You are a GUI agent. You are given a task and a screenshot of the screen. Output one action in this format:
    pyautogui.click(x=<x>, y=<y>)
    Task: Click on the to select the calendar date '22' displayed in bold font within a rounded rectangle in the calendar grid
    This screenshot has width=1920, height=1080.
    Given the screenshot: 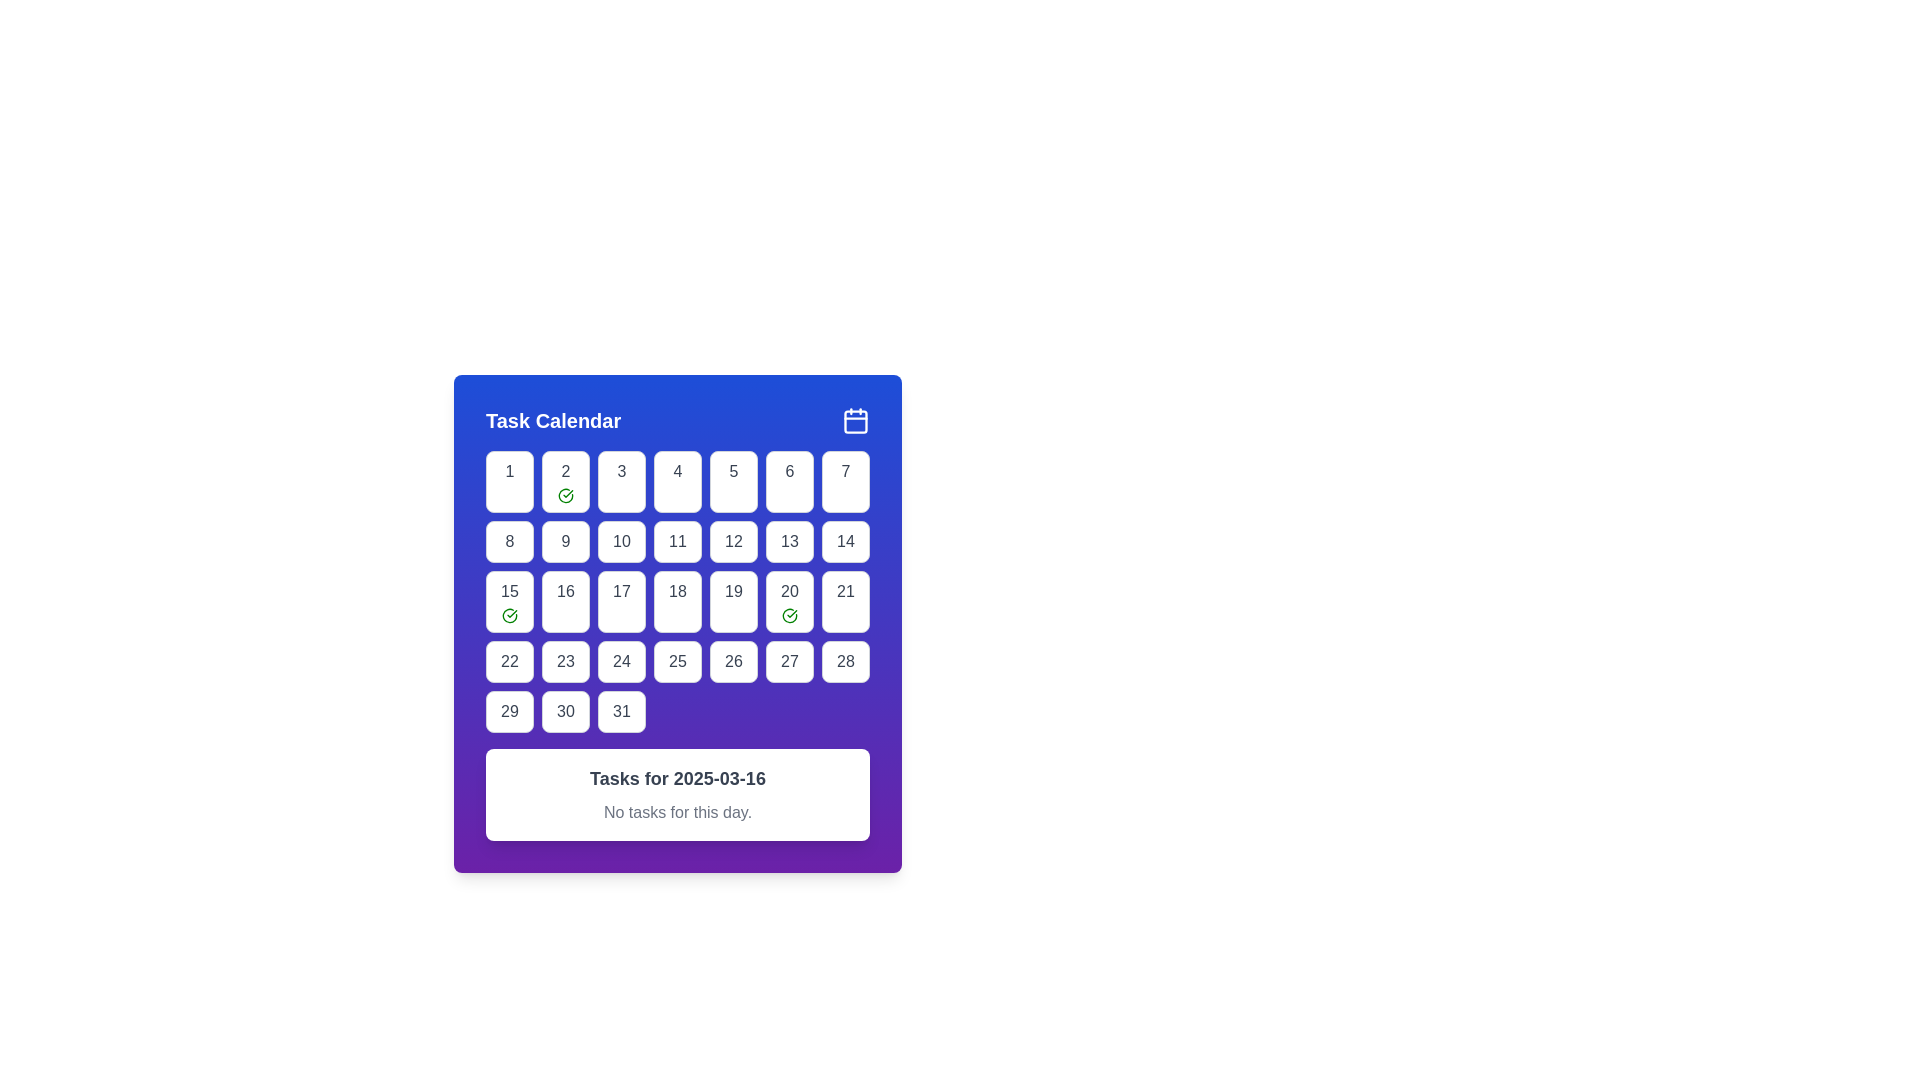 What is the action you would take?
    pyautogui.click(x=509, y=662)
    